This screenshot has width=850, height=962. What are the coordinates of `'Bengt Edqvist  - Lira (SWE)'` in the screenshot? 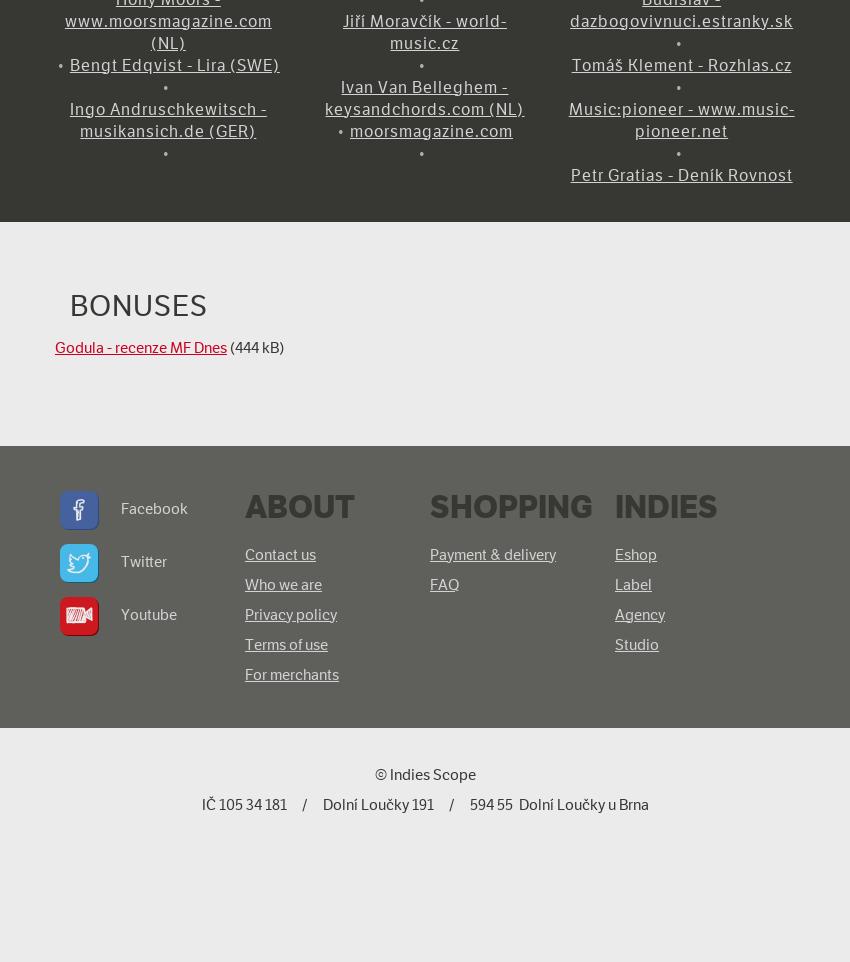 It's located at (172, 64).